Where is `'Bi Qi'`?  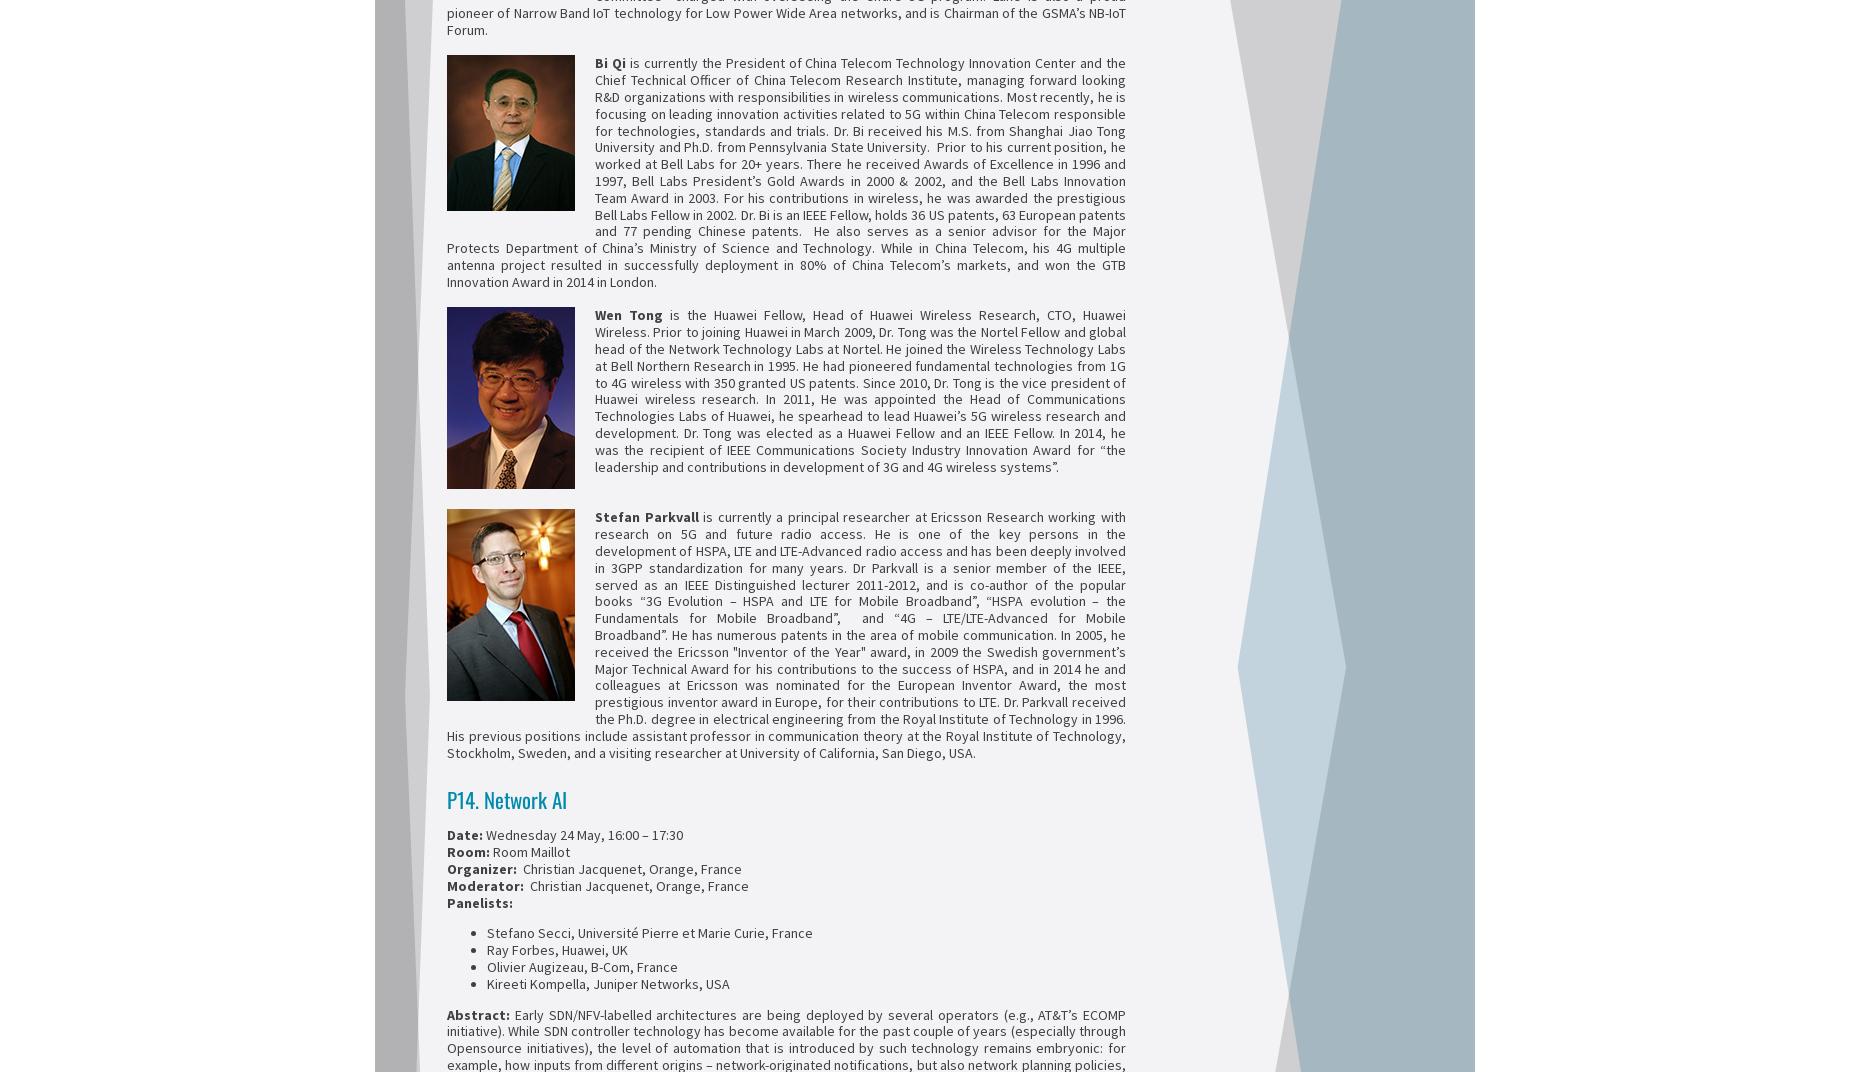
'Bi Qi' is located at coordinates (594, 62).